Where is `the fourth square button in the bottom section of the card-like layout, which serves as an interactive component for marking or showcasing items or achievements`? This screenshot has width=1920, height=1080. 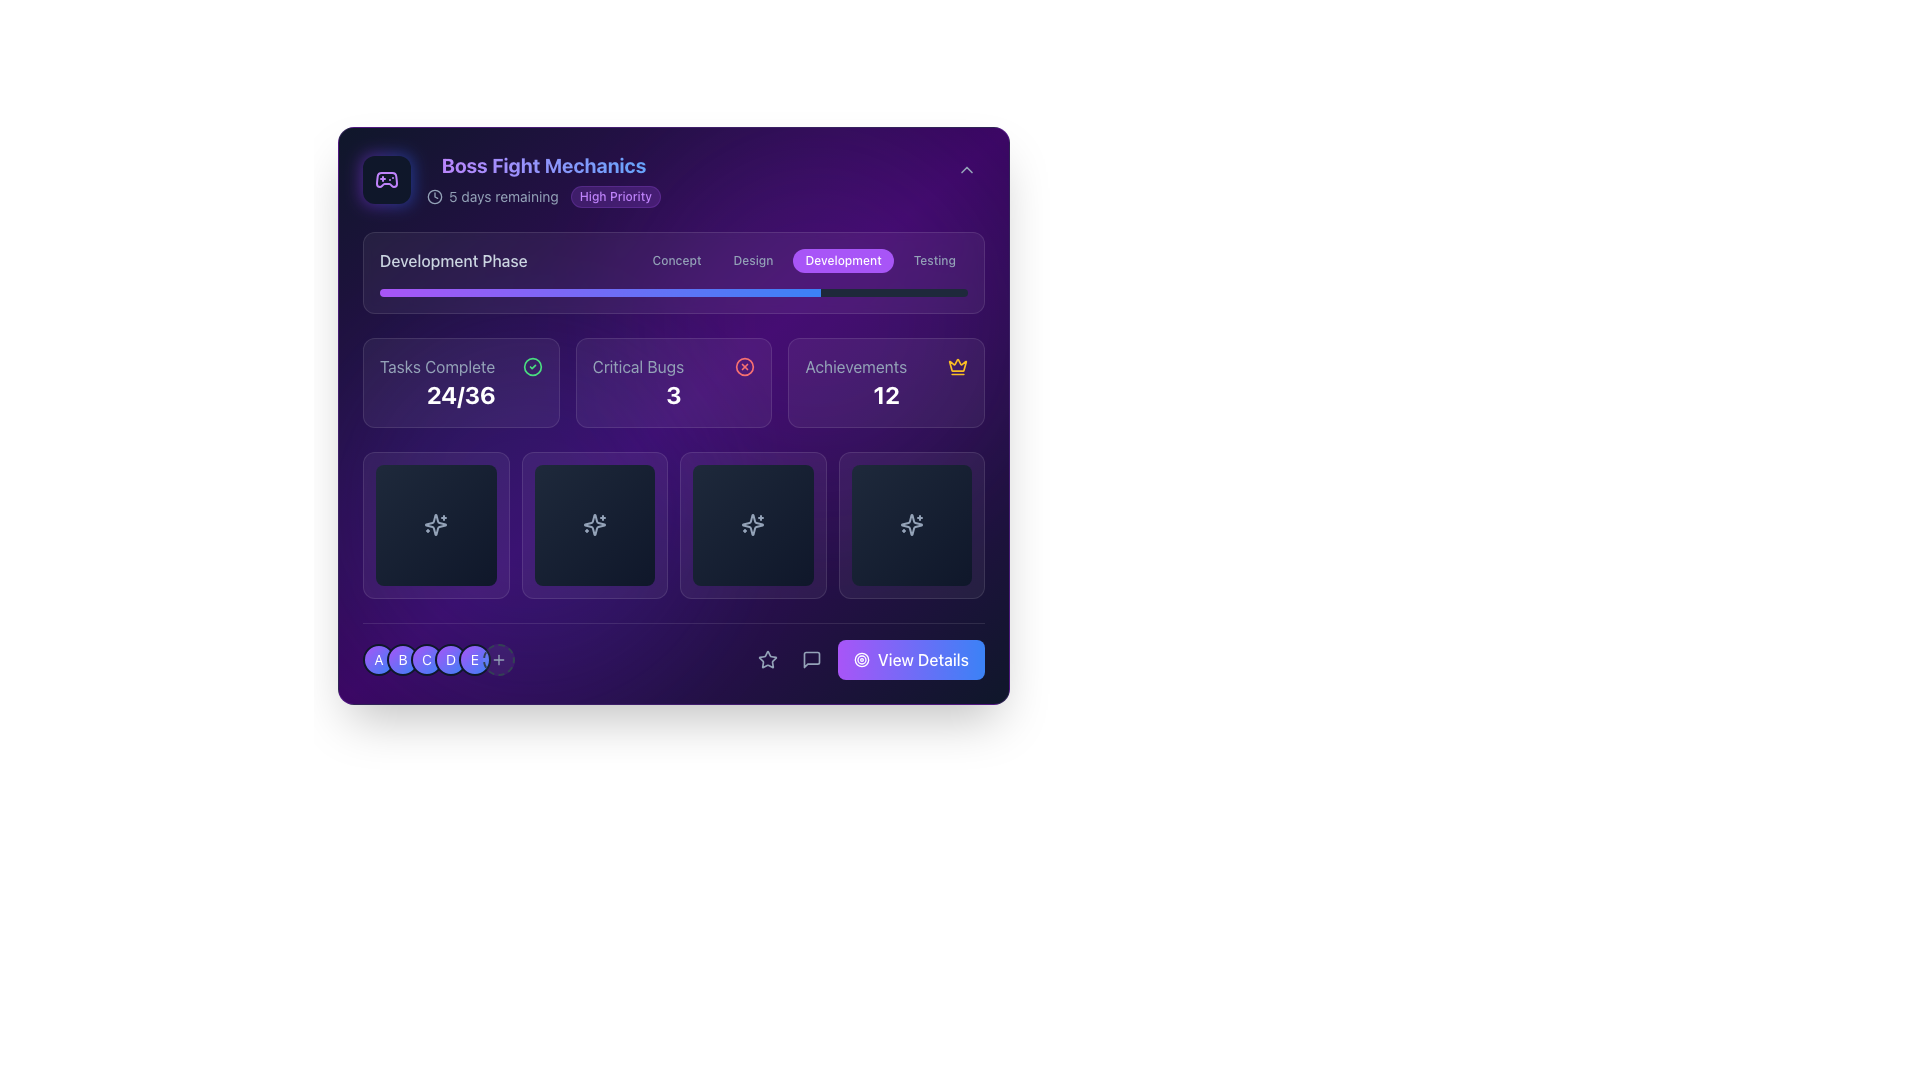 the fourth square button in the bottom section of the card-like layout, which serves as an interactive component for marking or showcasing items or achievements is located at coordinates (910, 524).